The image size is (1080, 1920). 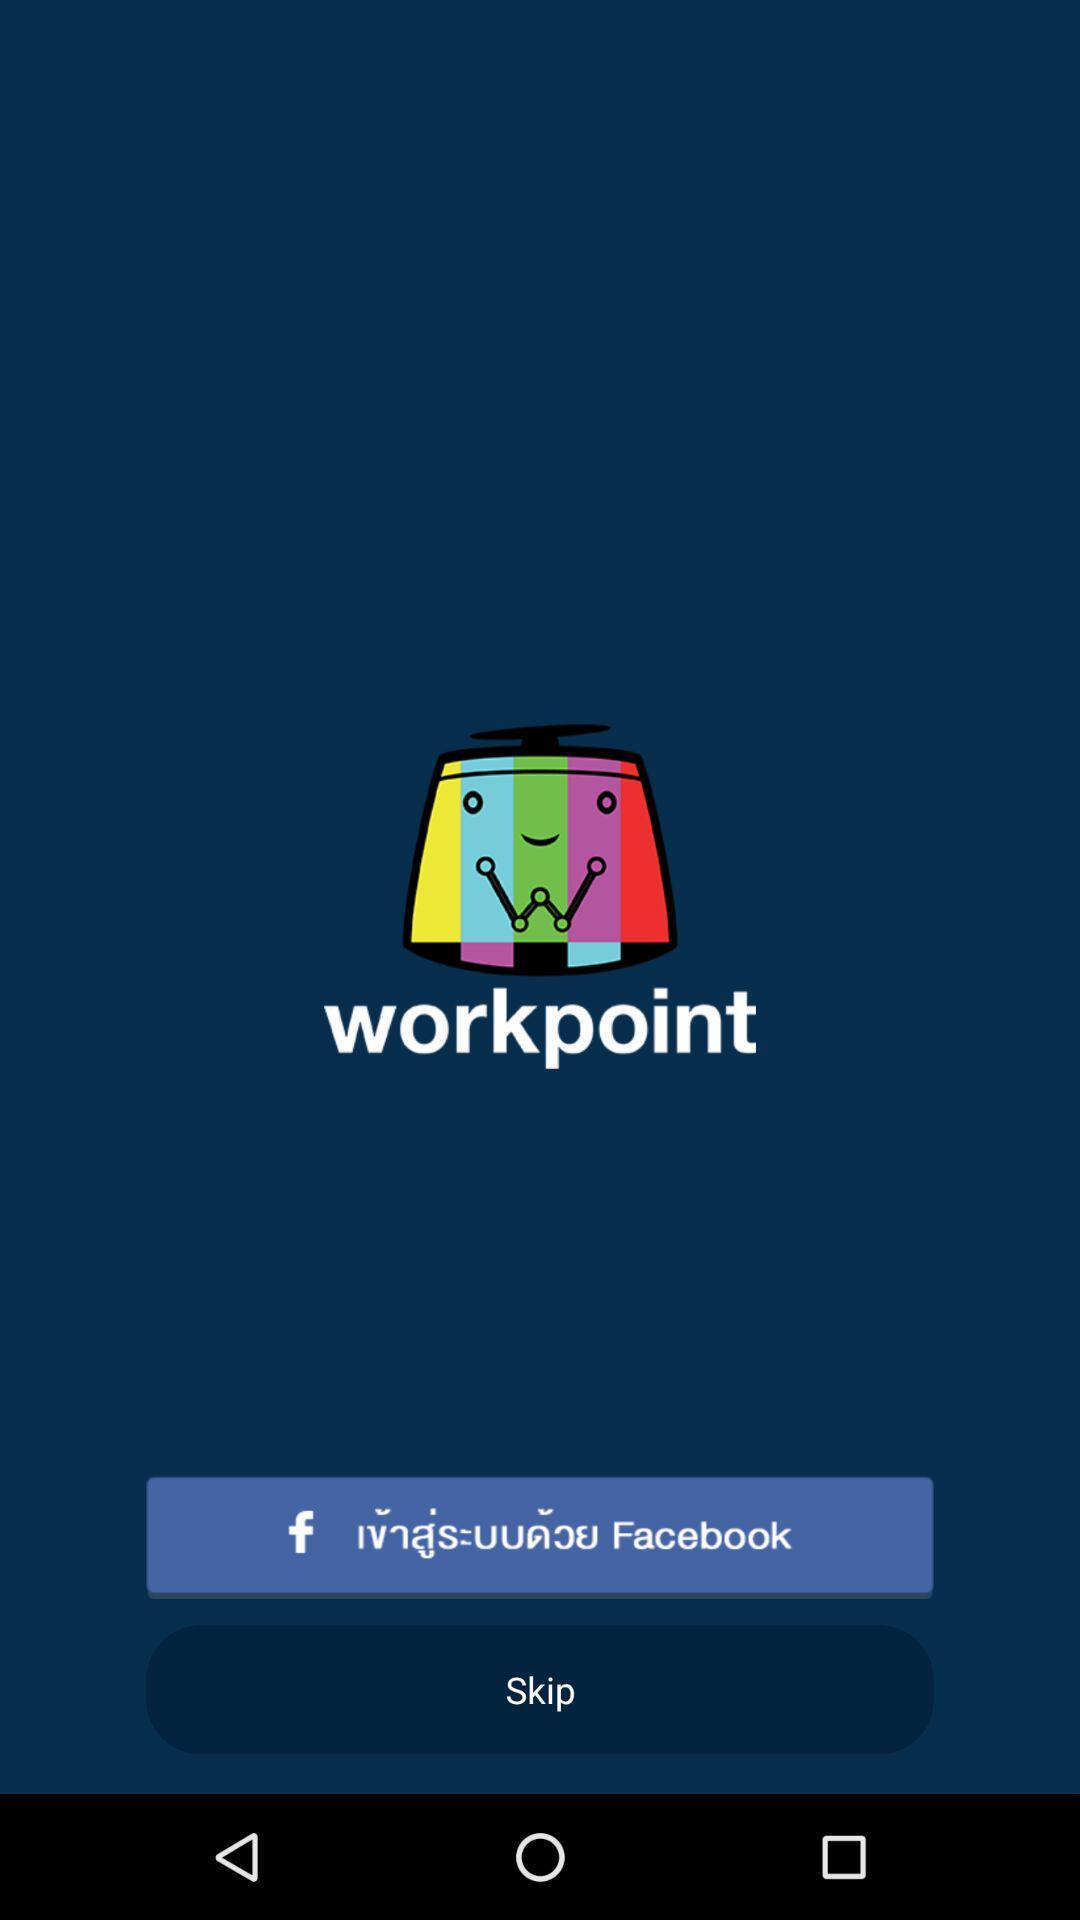 I want to click on sign in with facebook, so click(x=540, y=1536).